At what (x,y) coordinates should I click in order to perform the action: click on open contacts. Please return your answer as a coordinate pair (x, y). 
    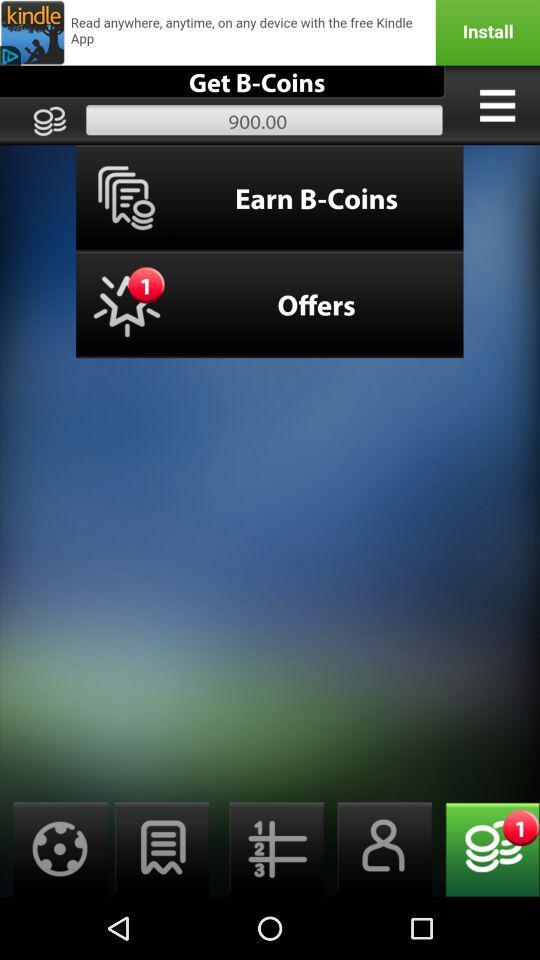
    Looking at the image, I should click on (378, 848).